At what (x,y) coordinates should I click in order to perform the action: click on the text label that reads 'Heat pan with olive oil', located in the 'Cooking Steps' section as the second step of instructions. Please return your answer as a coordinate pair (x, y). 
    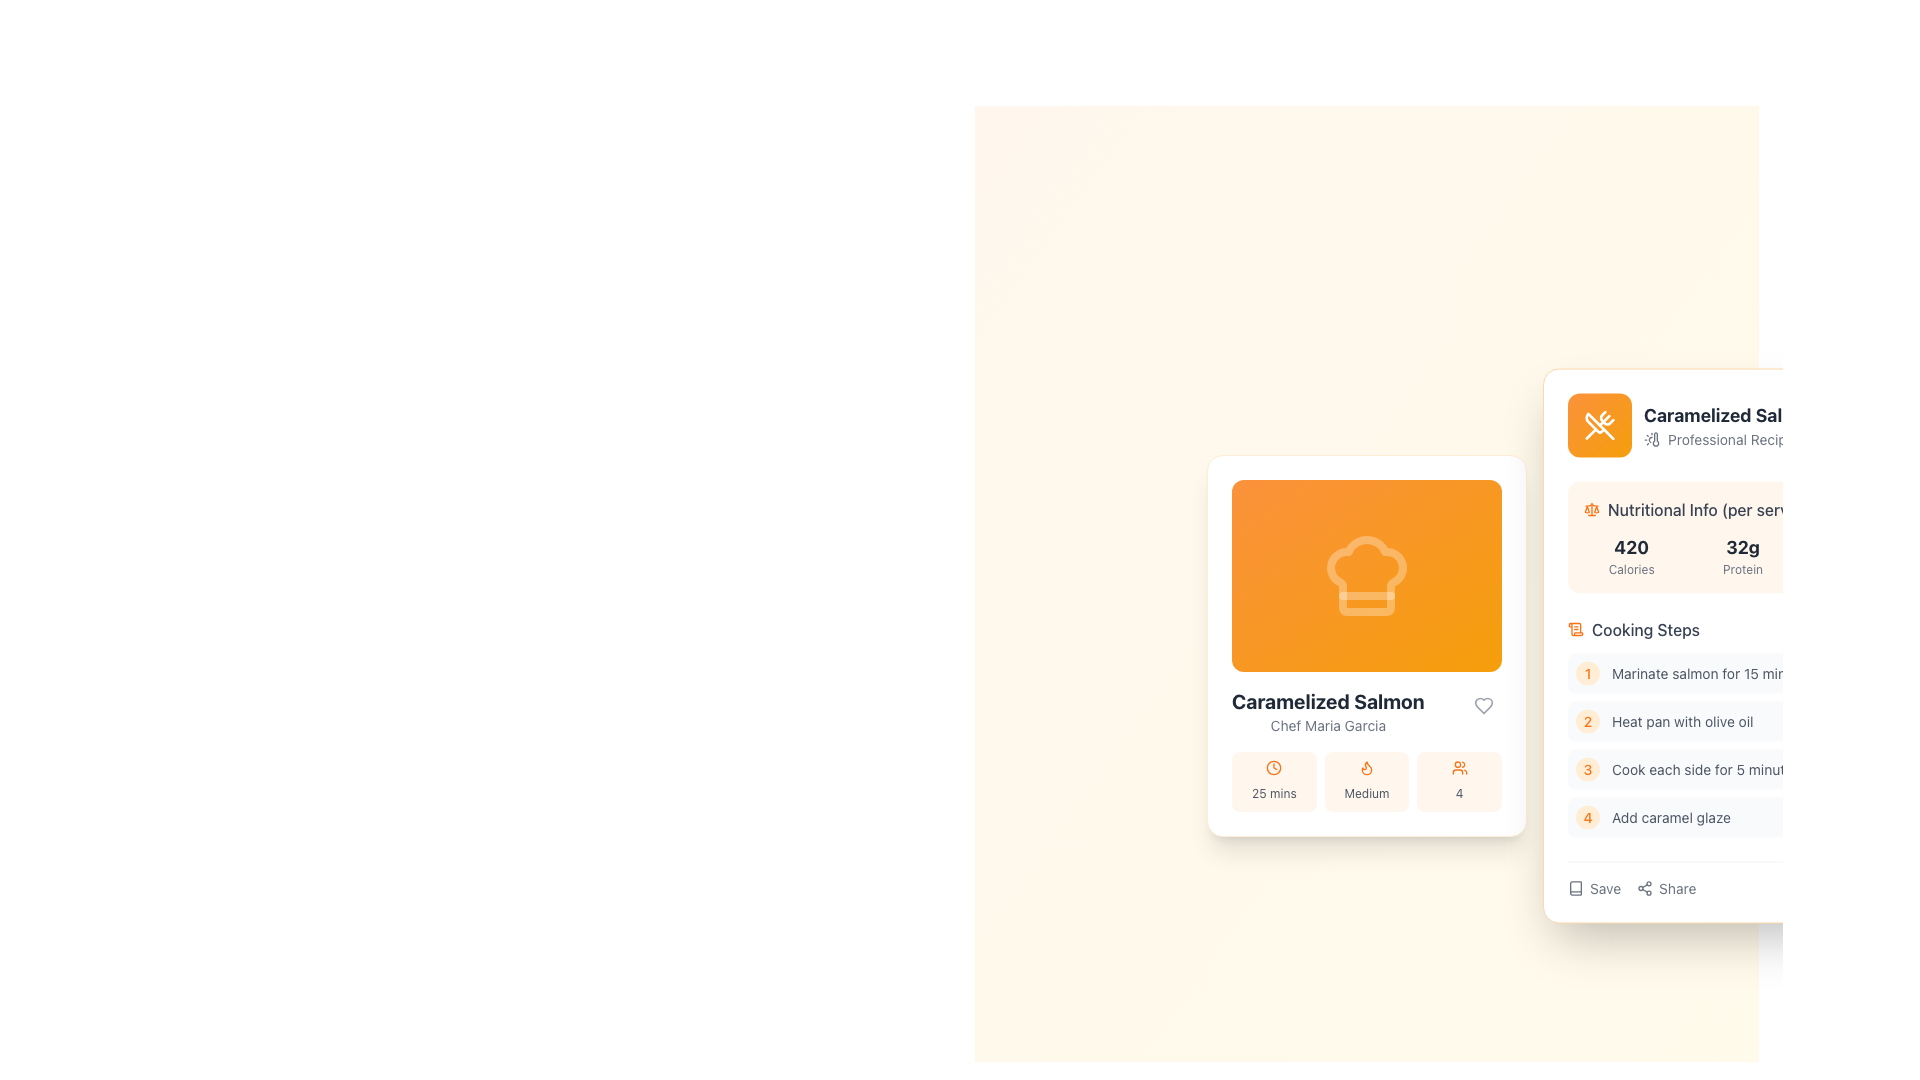
    Looking at the image, I should click on (1681, 721).